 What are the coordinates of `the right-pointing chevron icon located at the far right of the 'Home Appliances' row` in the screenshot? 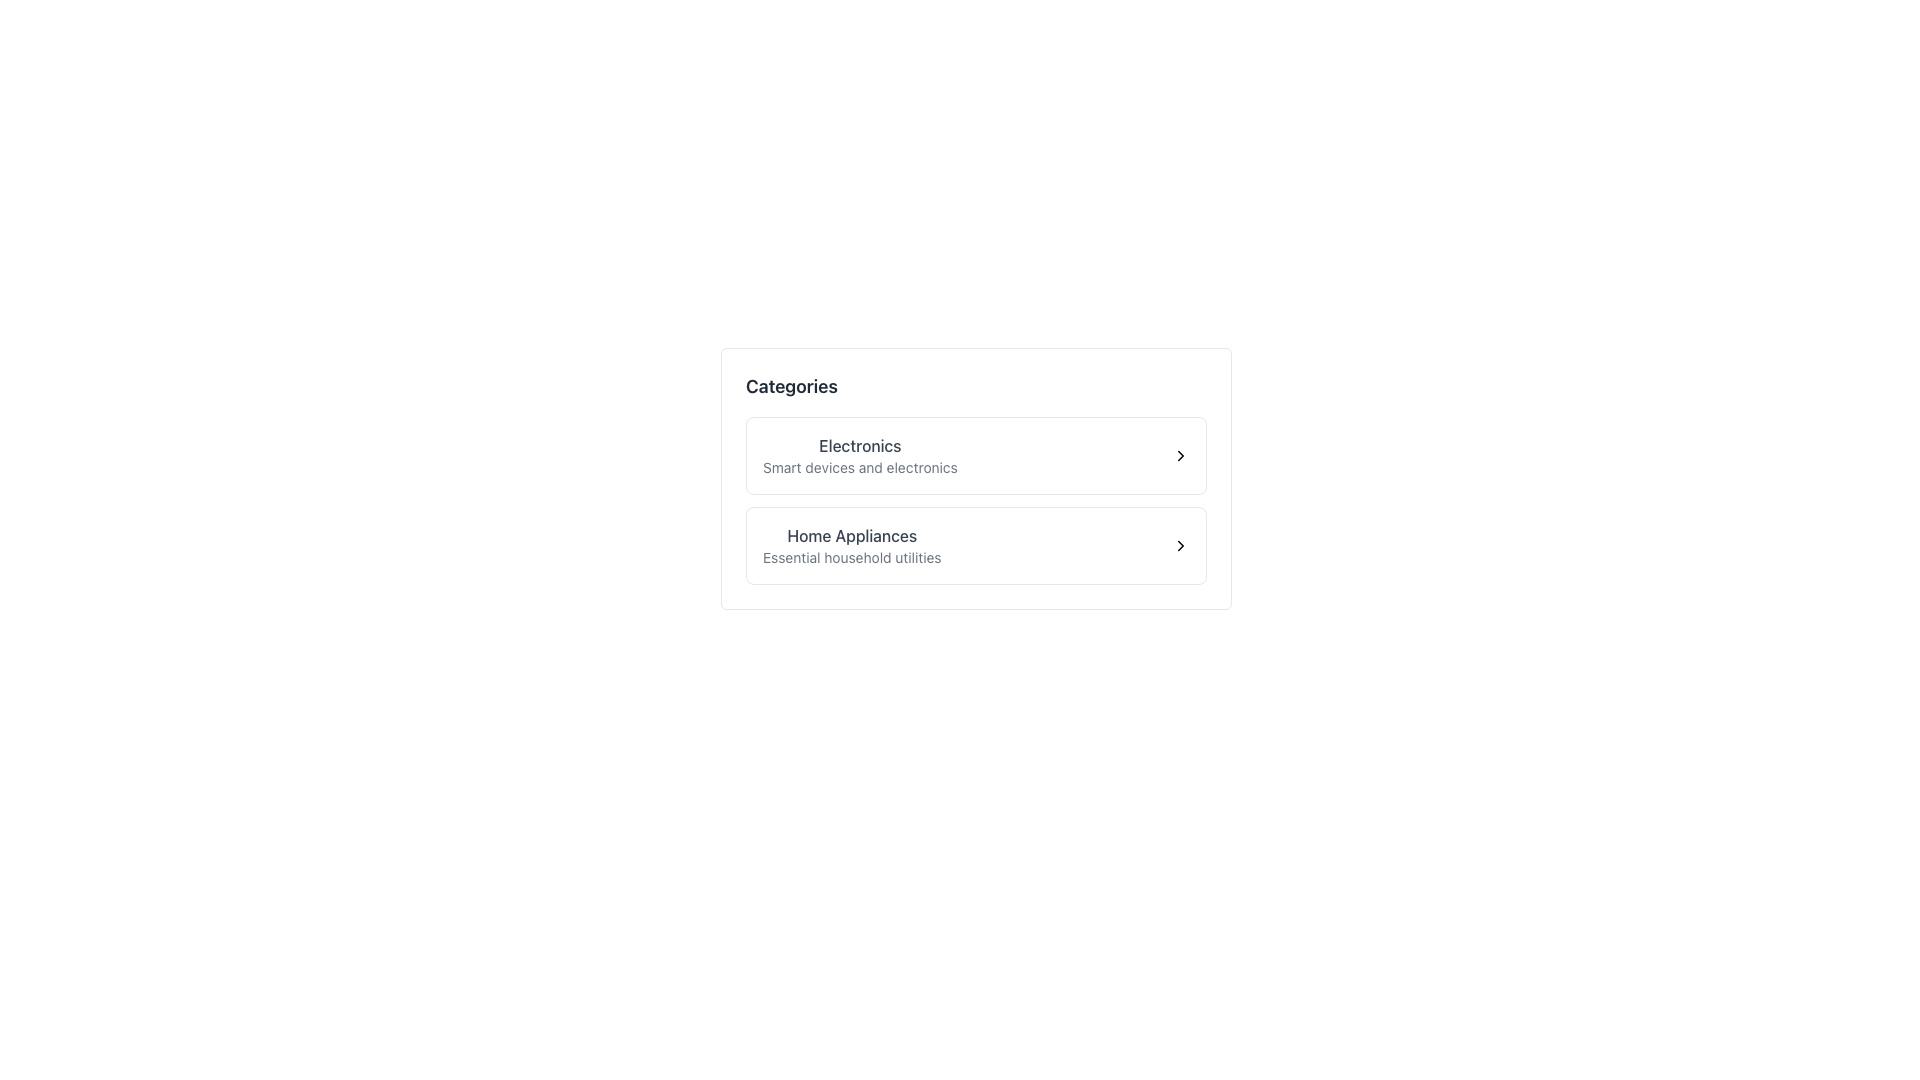 It's located at (1180, 546).